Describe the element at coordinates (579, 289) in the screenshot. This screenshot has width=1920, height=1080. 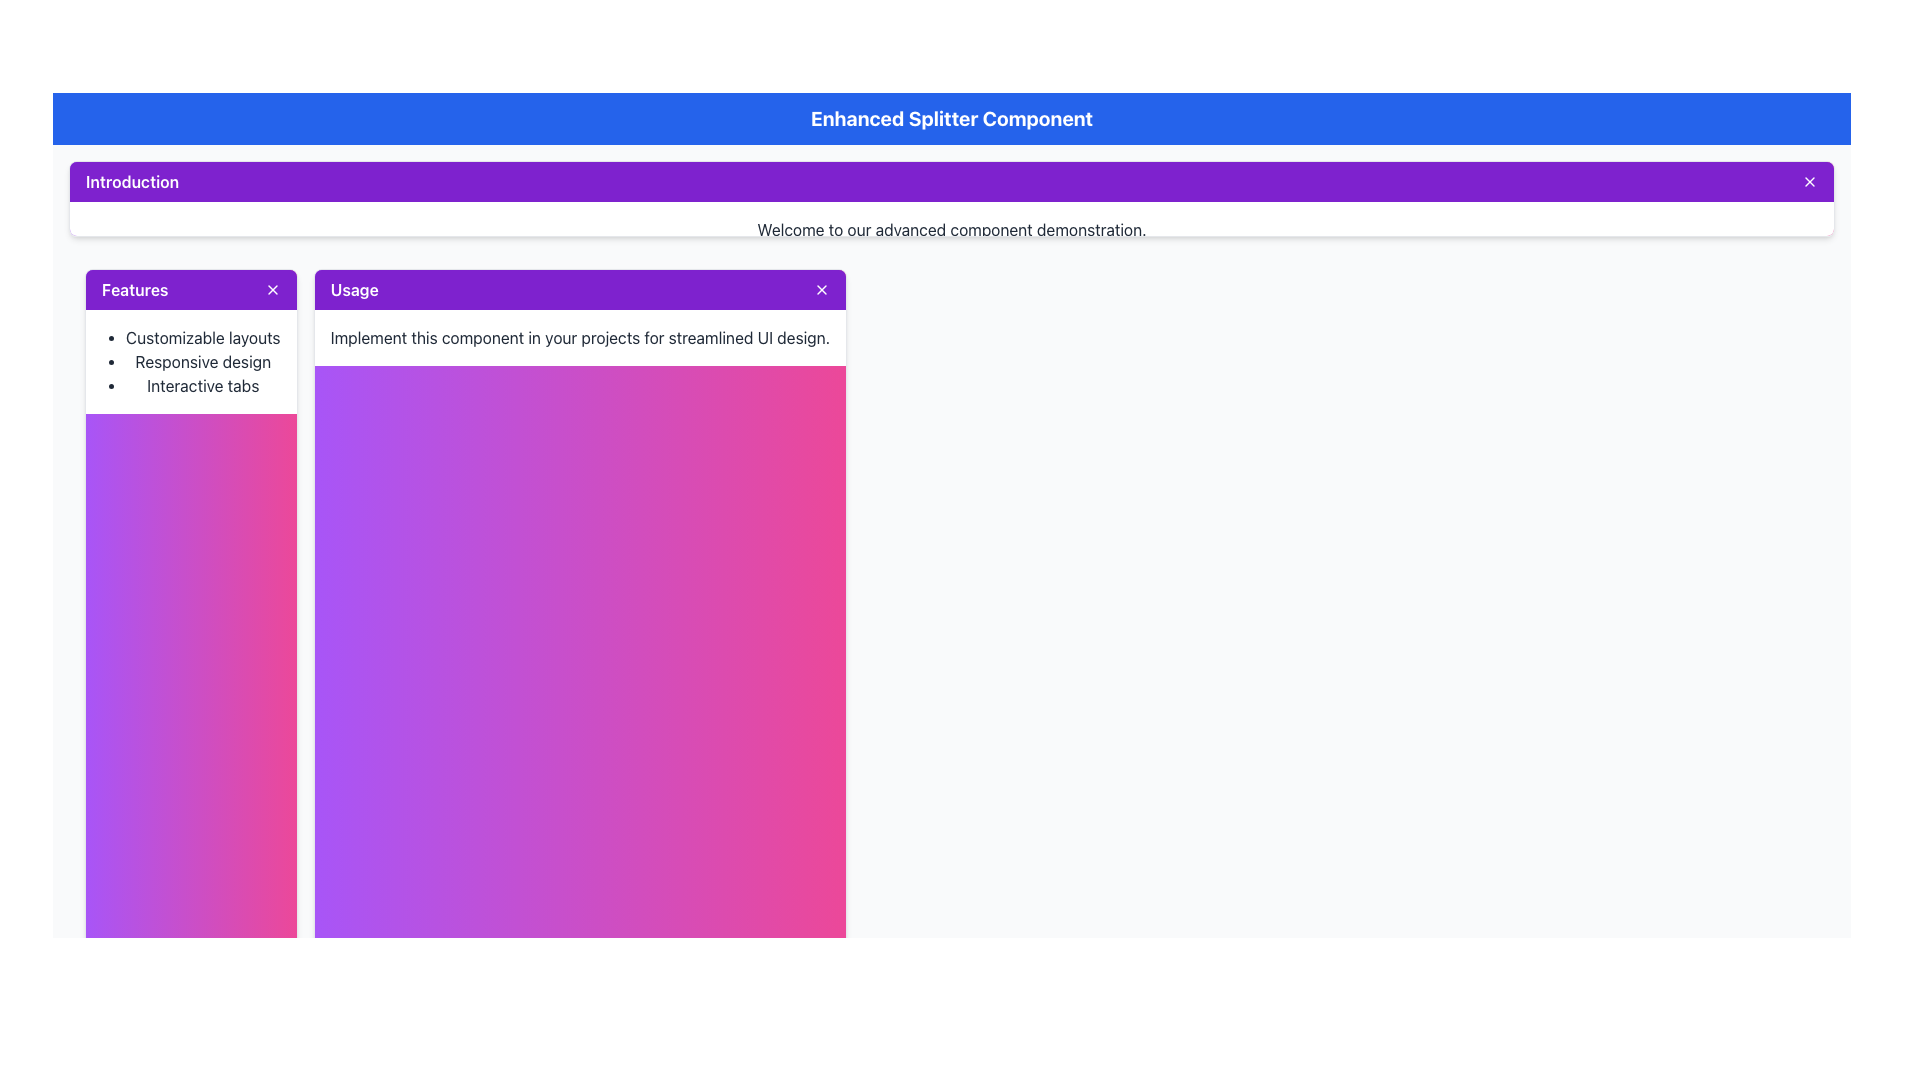
I see `the 'Usage' tab located at the top of the content card, which features a purple gradient background and a close button on the right` at that location.